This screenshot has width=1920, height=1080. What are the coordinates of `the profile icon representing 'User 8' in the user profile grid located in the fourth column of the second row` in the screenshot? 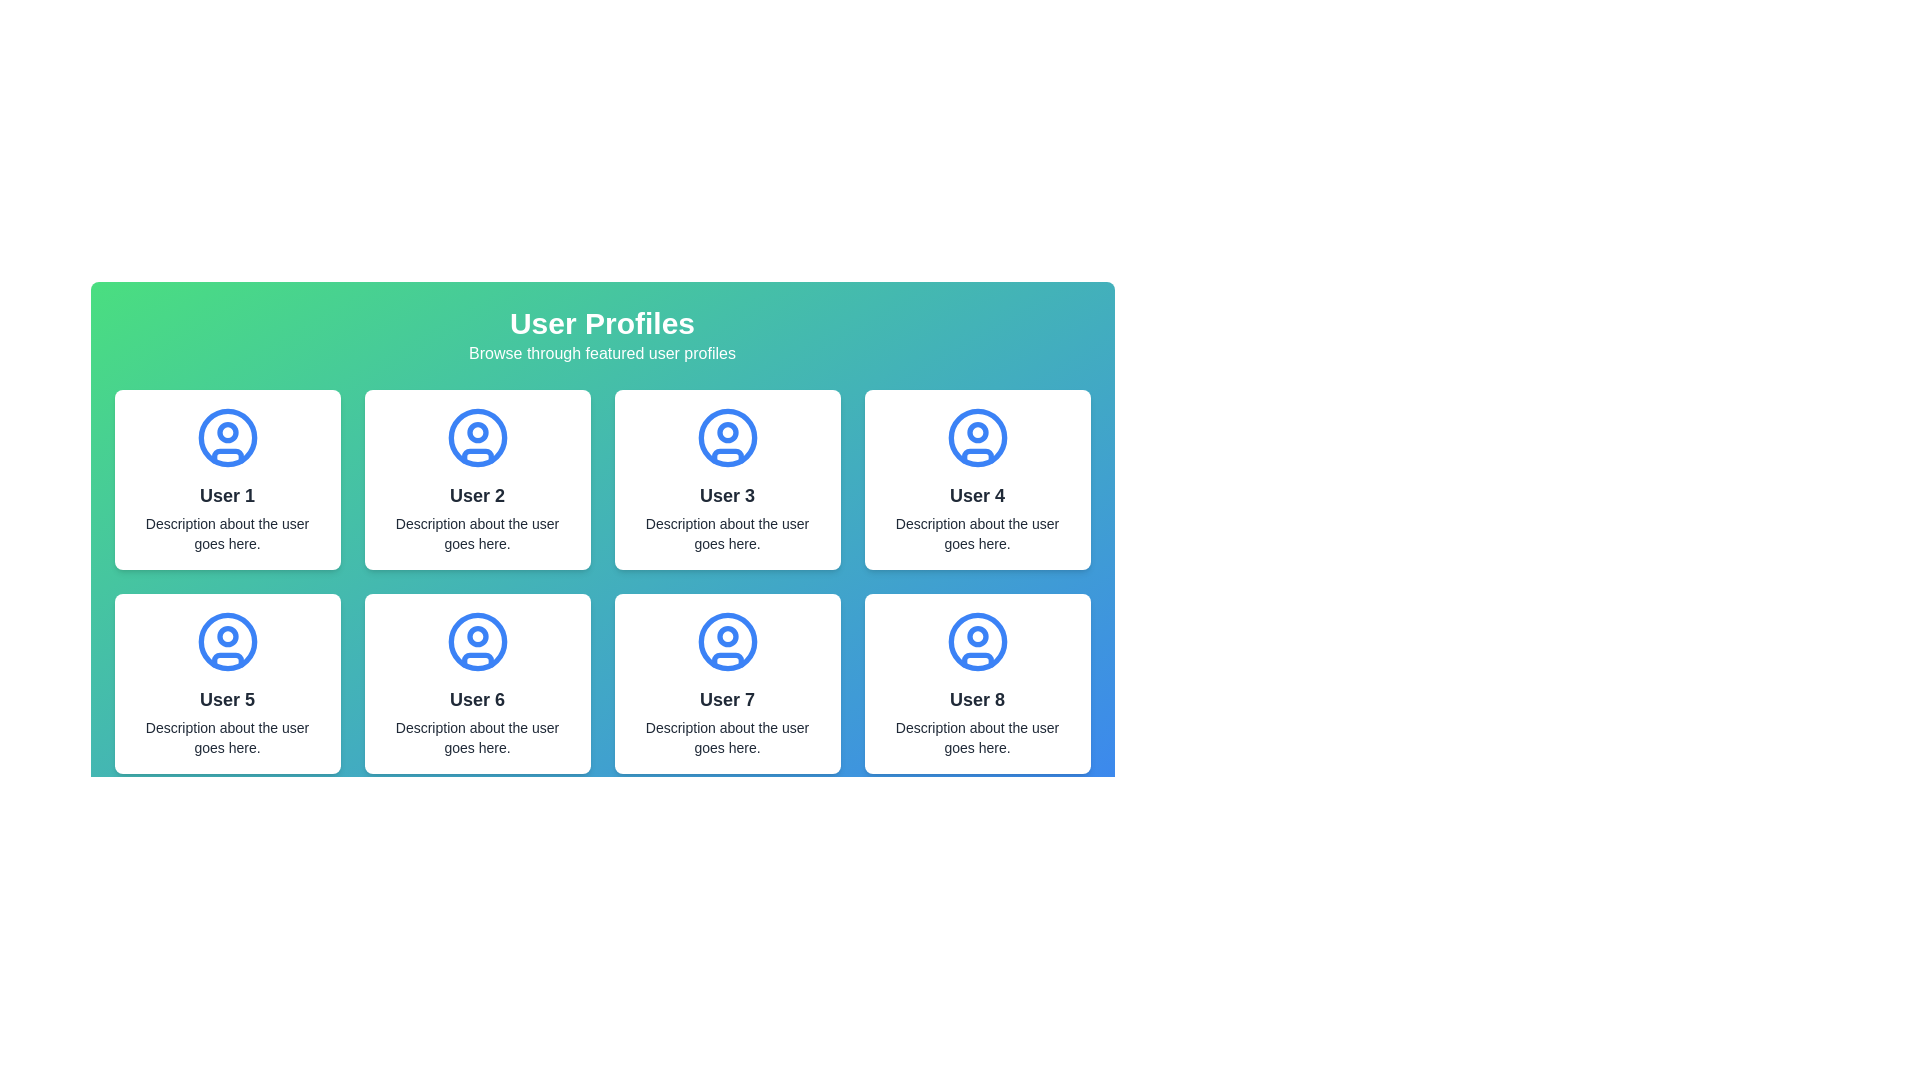 It's located at (977, 641).